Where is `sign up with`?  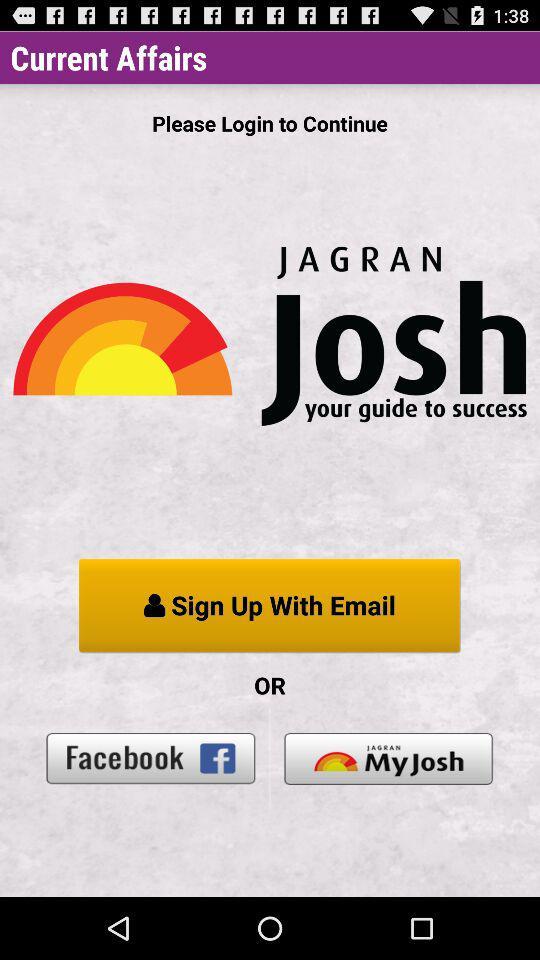
sign up with is located at coordinates (270, 605).